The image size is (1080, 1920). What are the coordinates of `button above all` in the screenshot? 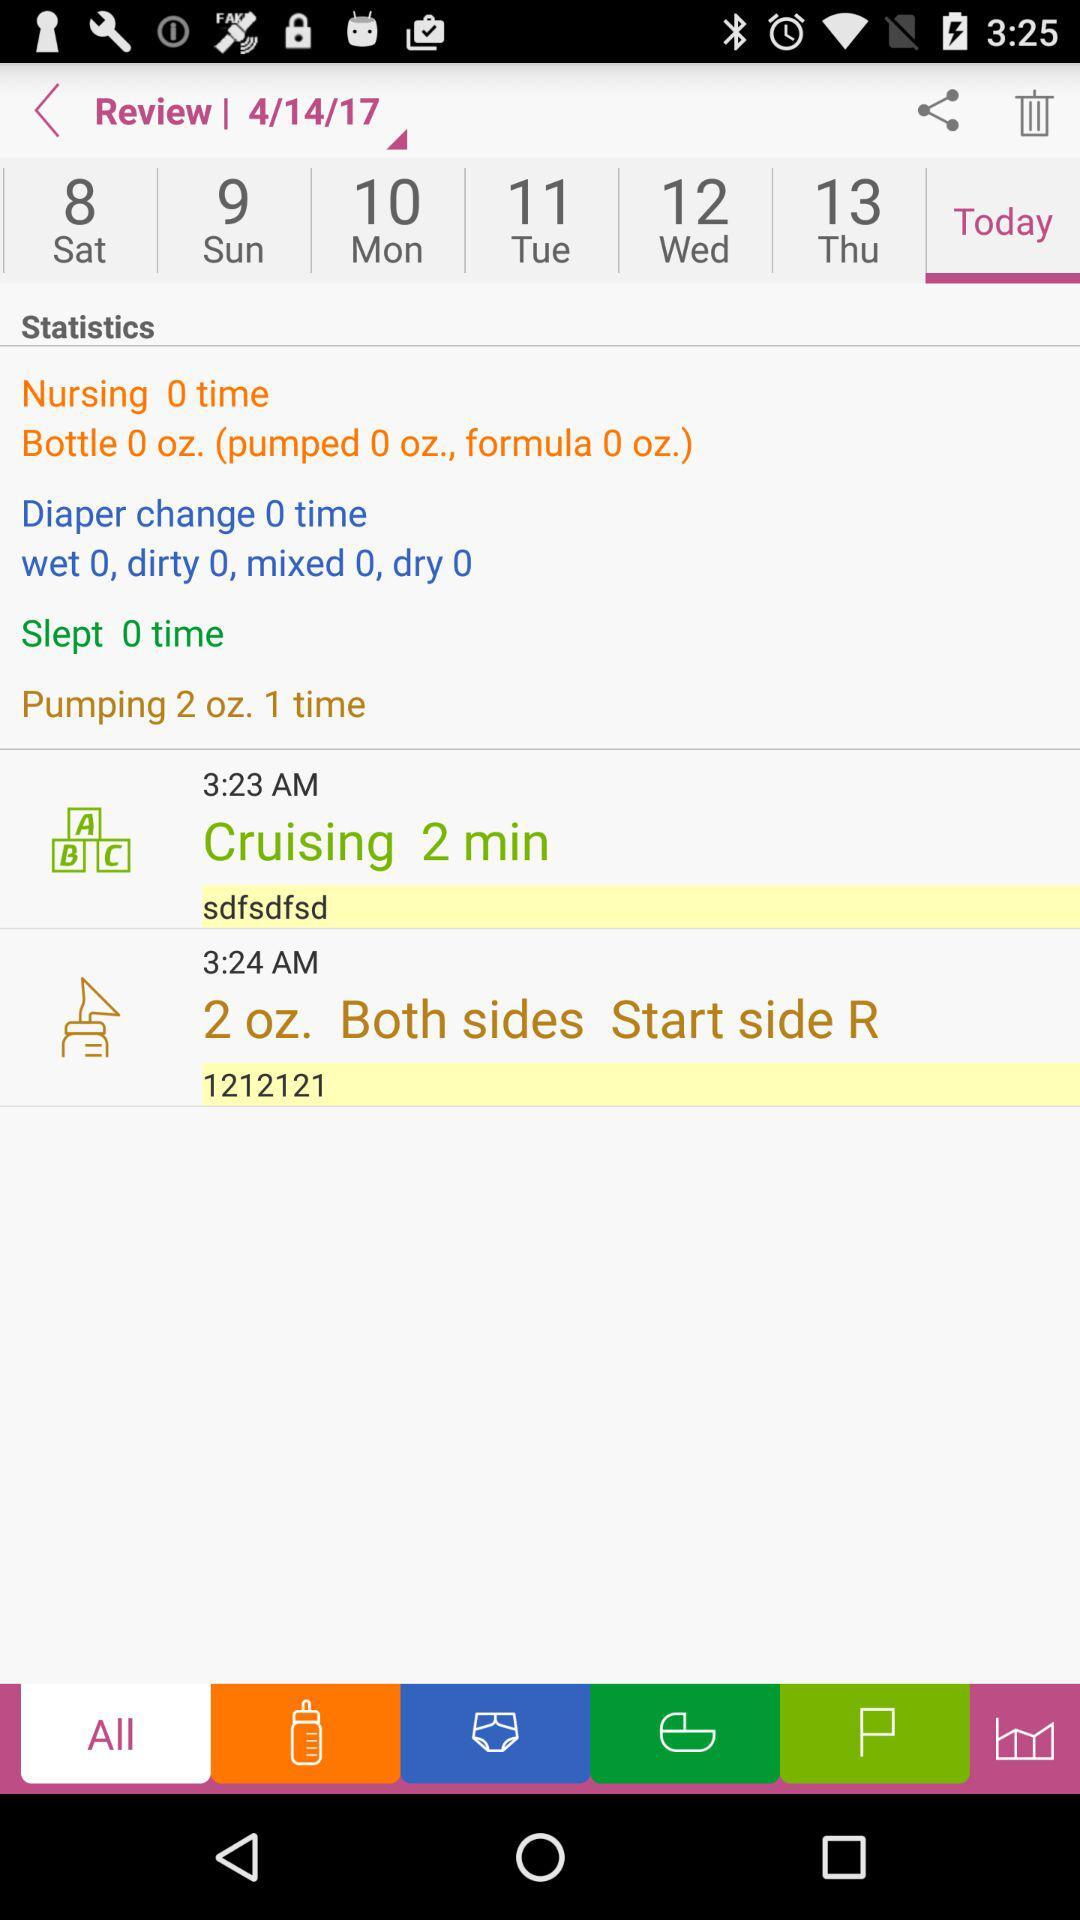 It's located at (641, 1083).